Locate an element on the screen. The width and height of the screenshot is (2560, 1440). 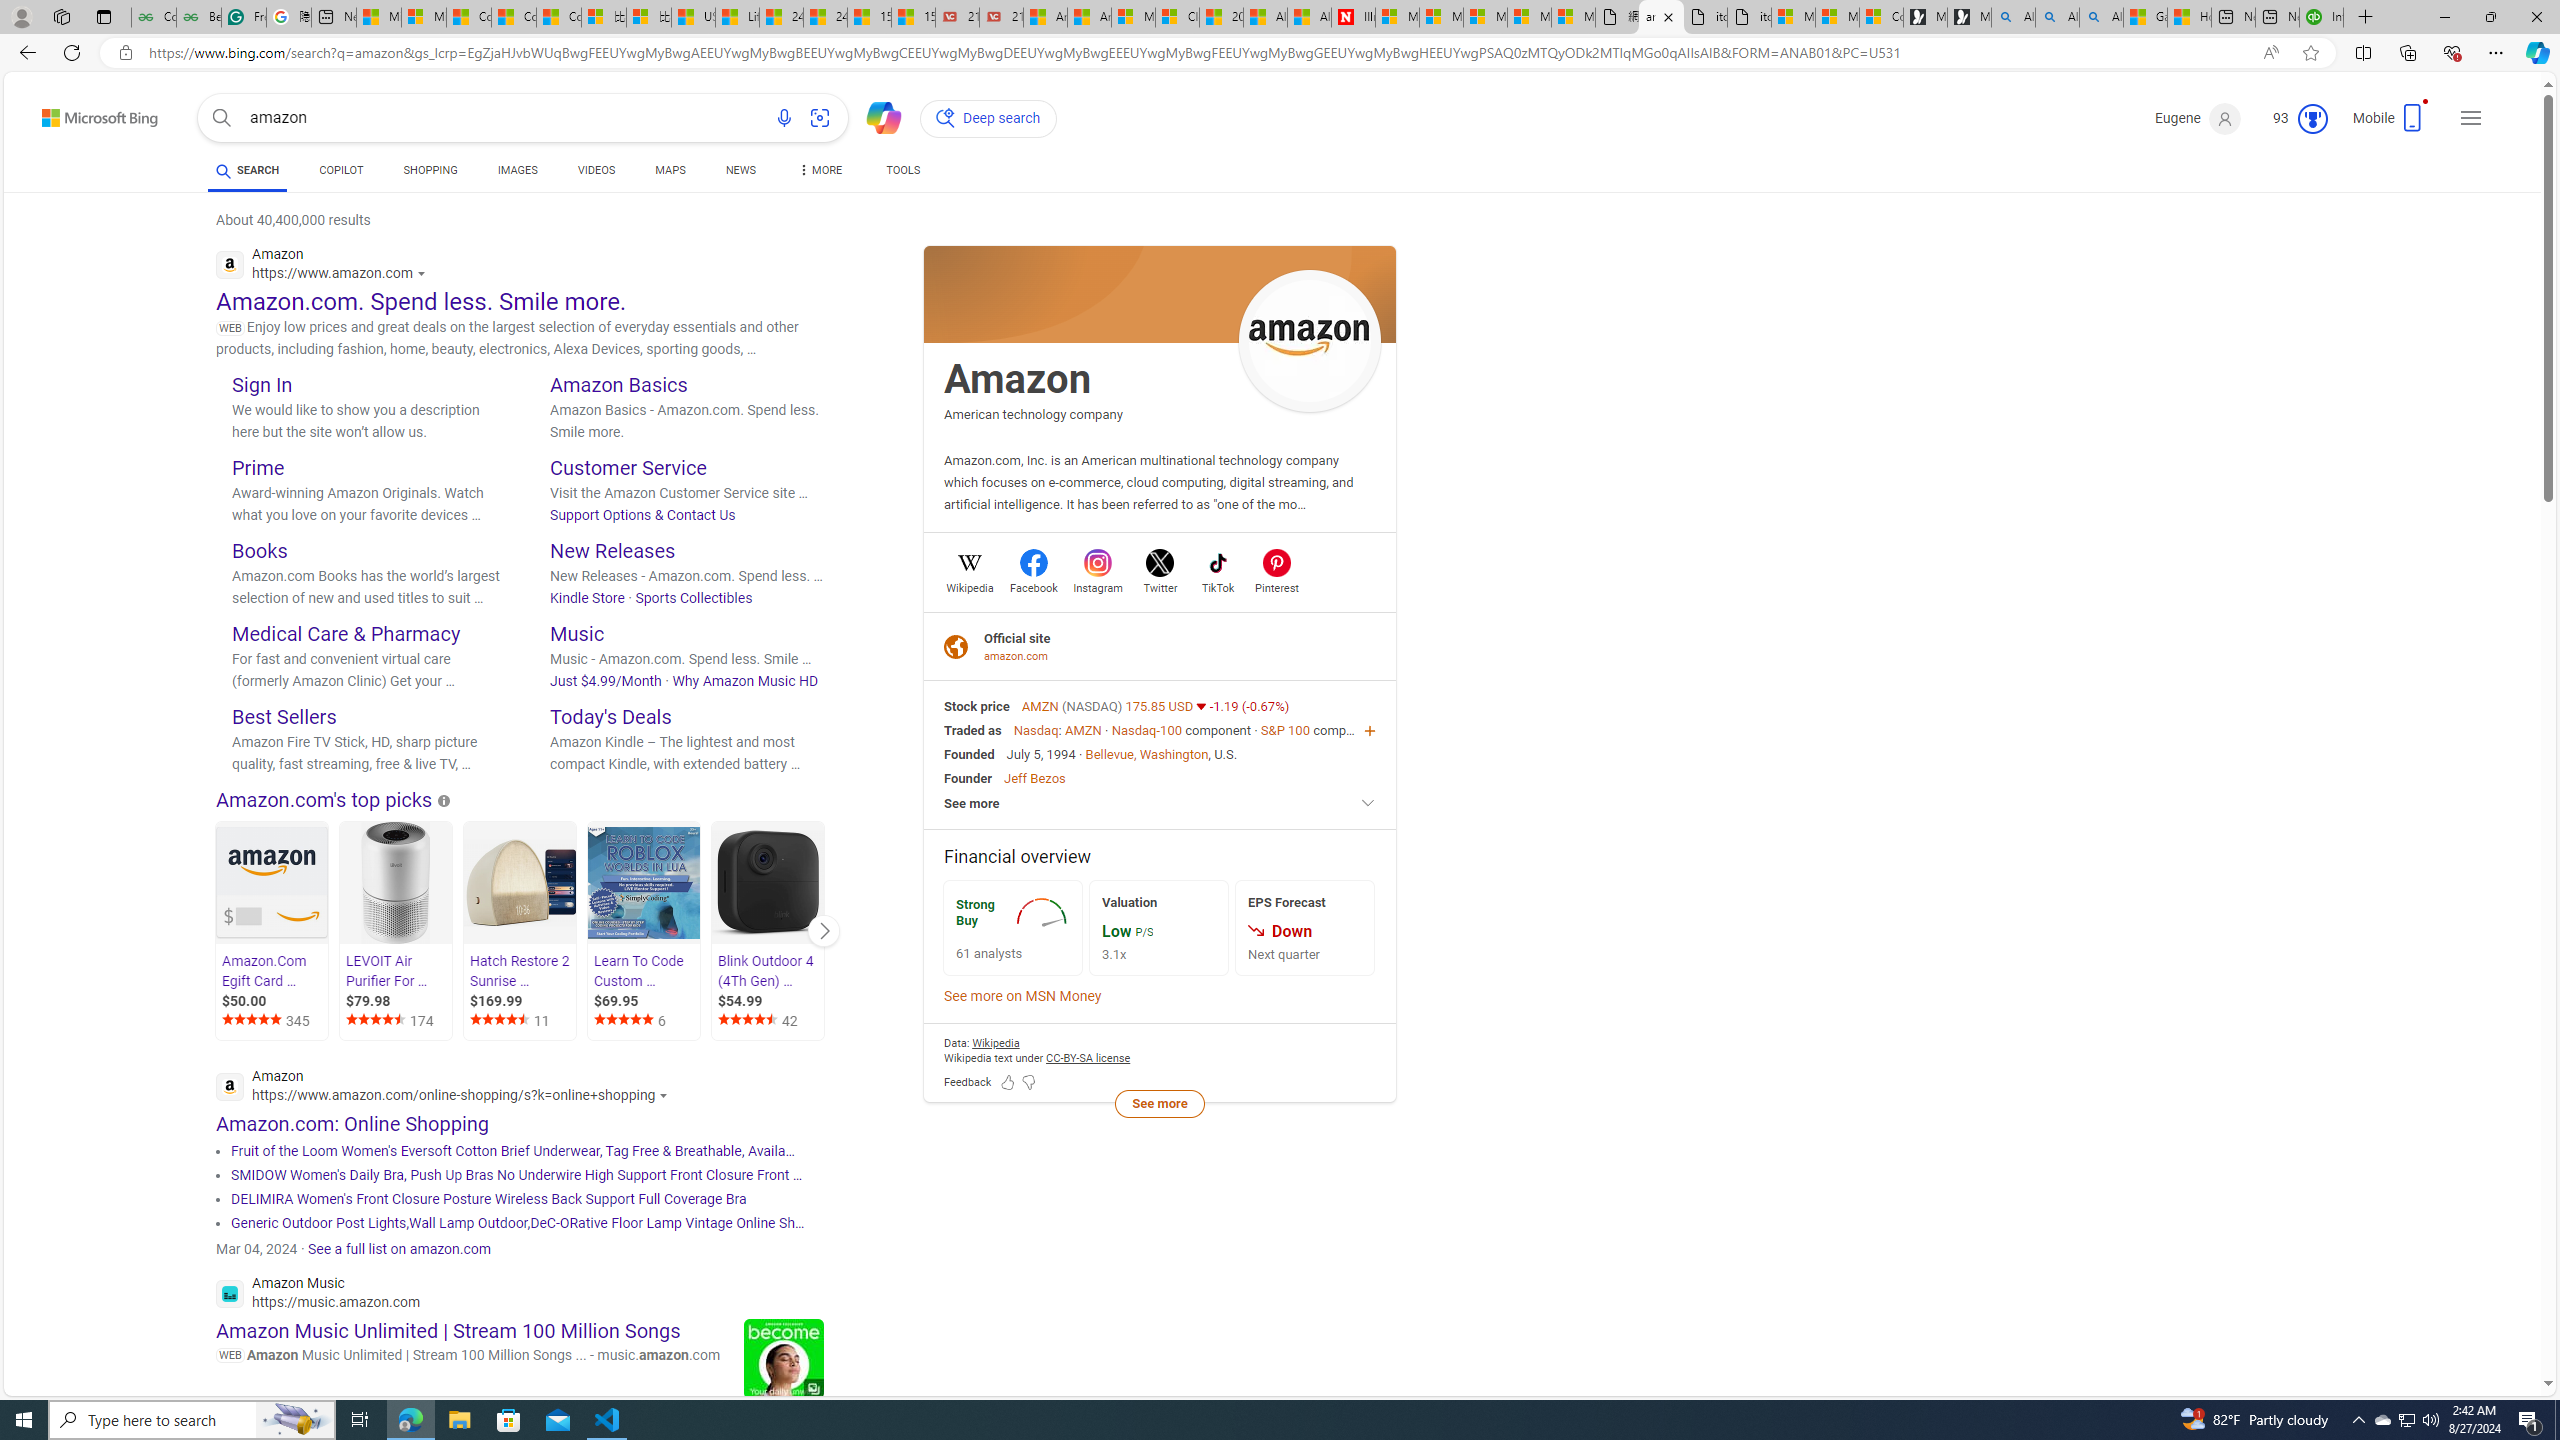
'MORE' is located at coordinates (819, 172).